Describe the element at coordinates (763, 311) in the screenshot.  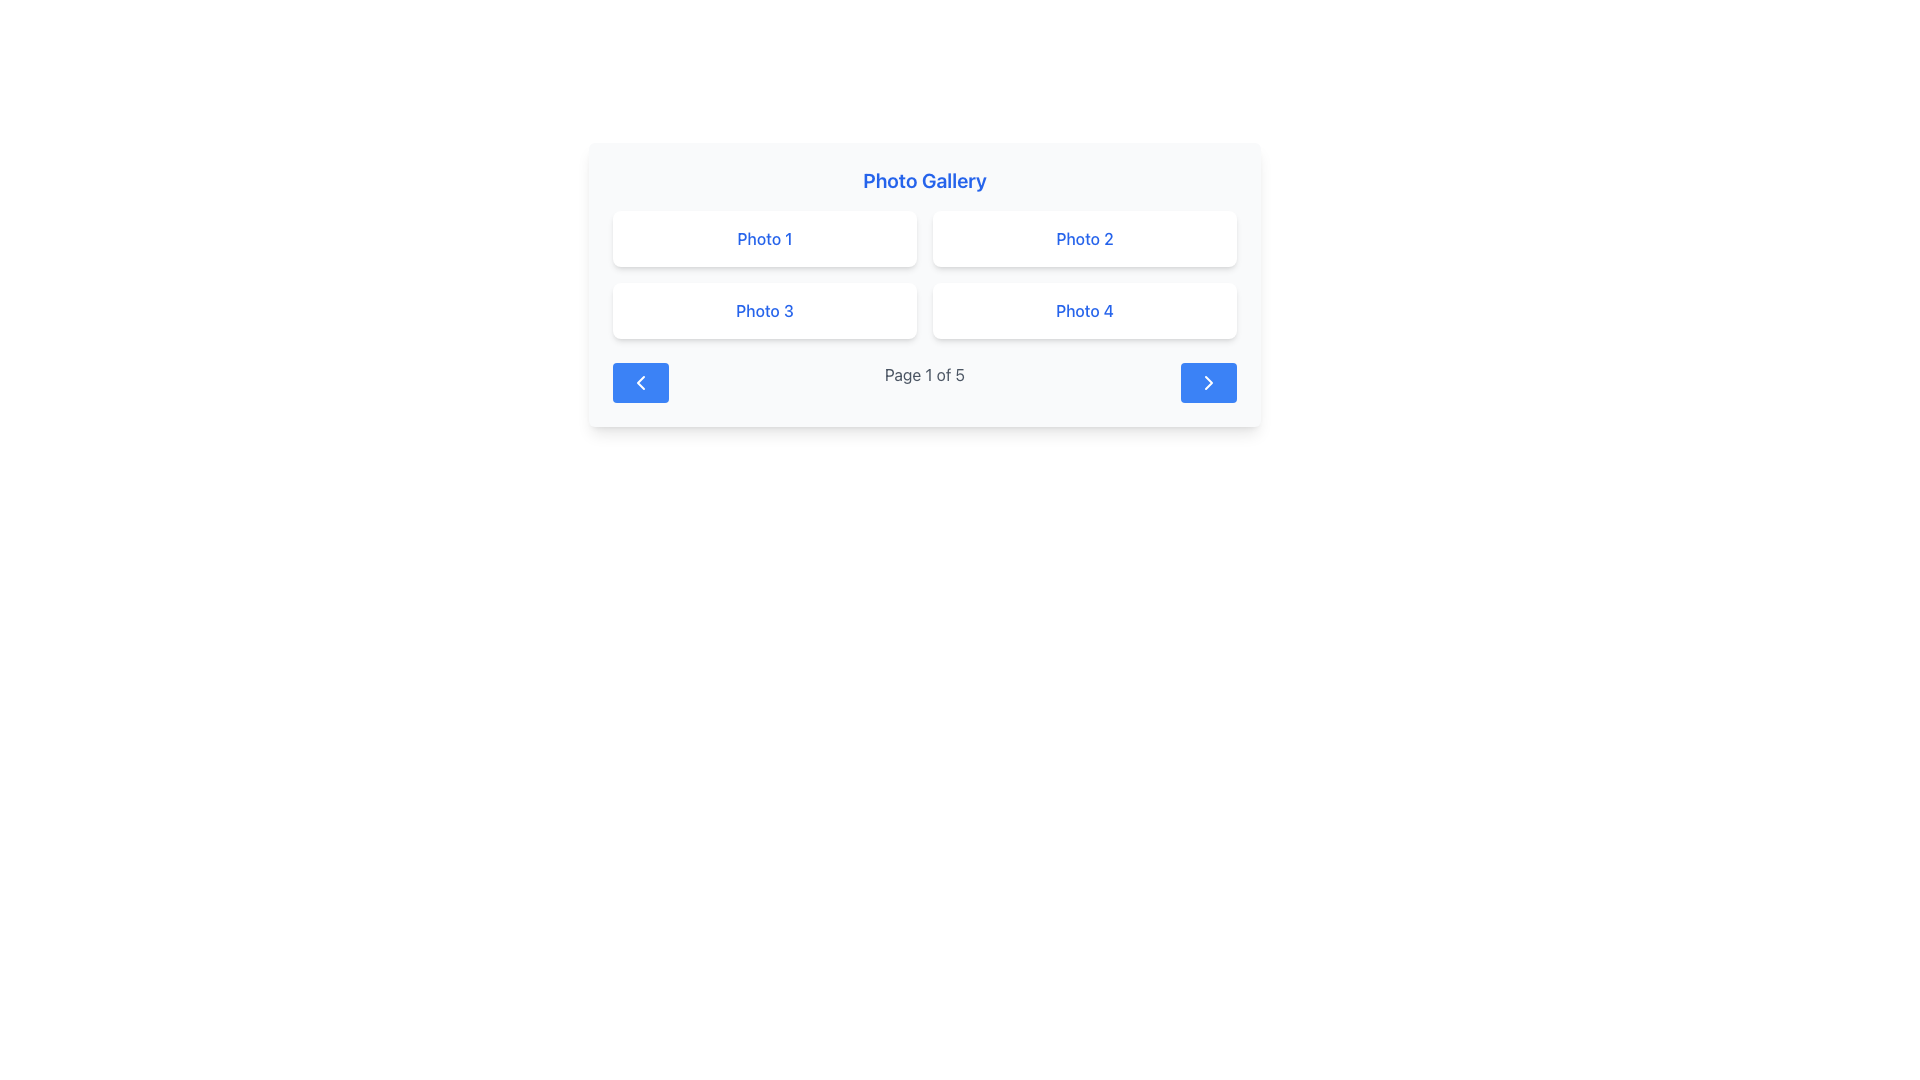
I see `the rectangular white button labeled 'Photo 3' located in the second row and first column of the grid` at that location.